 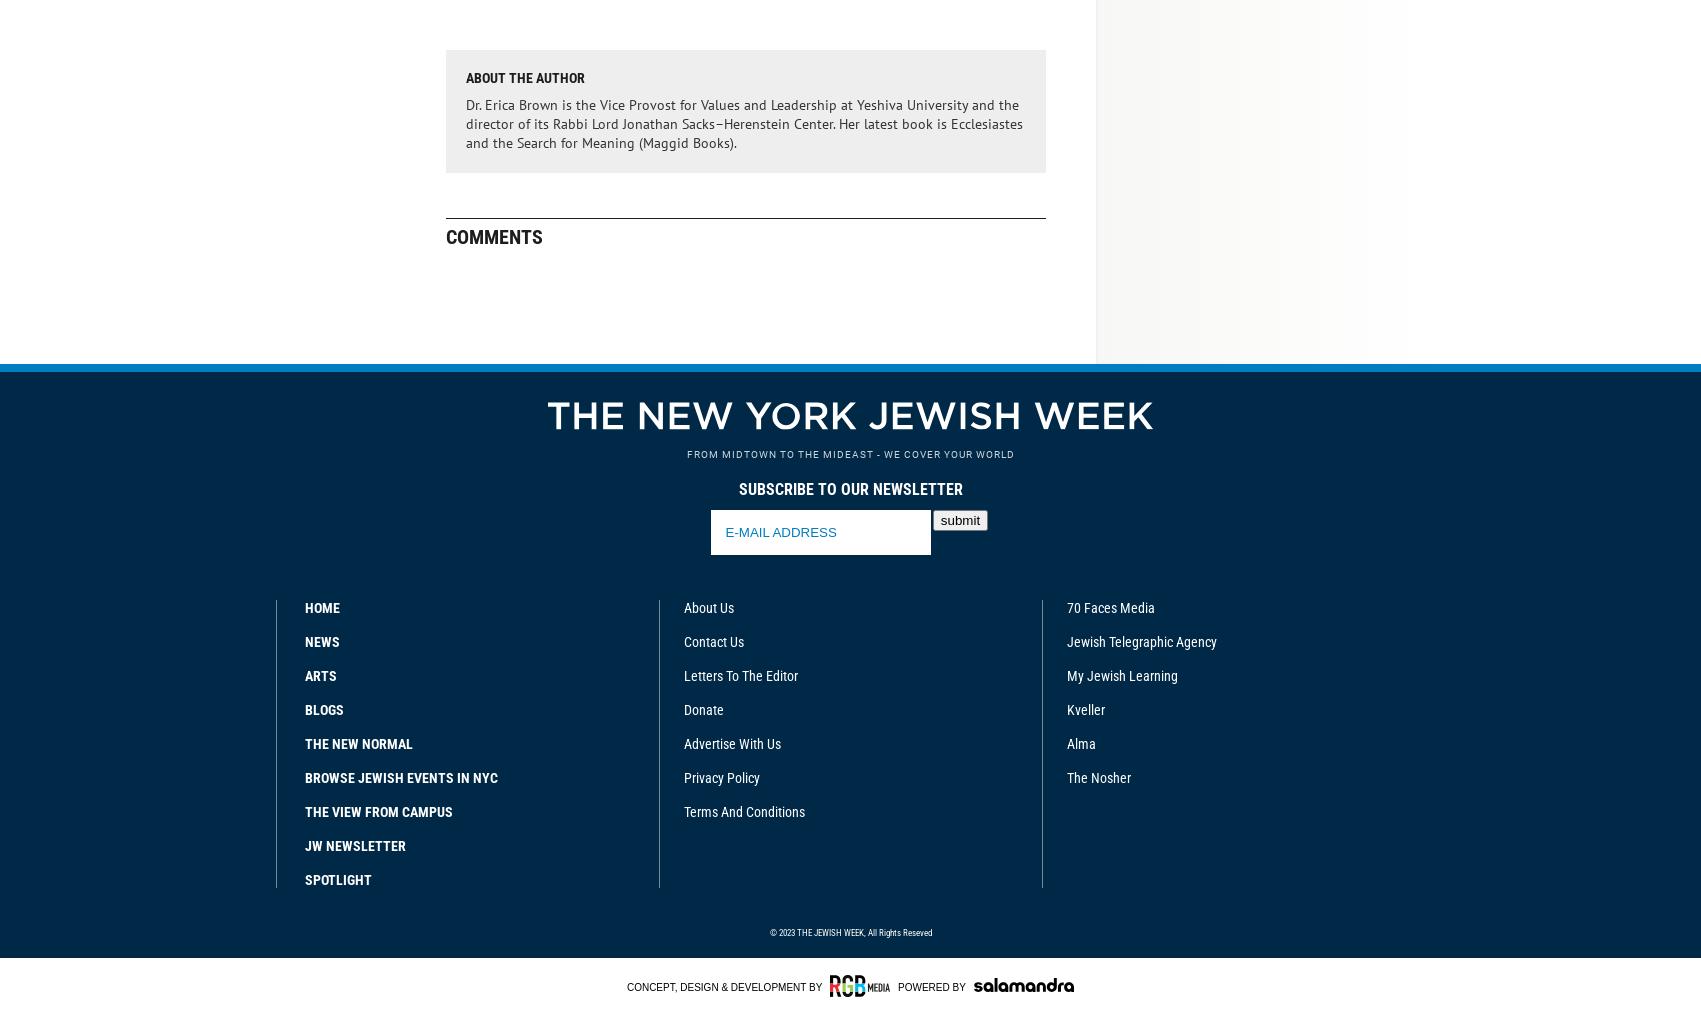 What do you see at coordinates (303, 640) in the screenshot?
I see `'News'` at bounding box center [303, 640].